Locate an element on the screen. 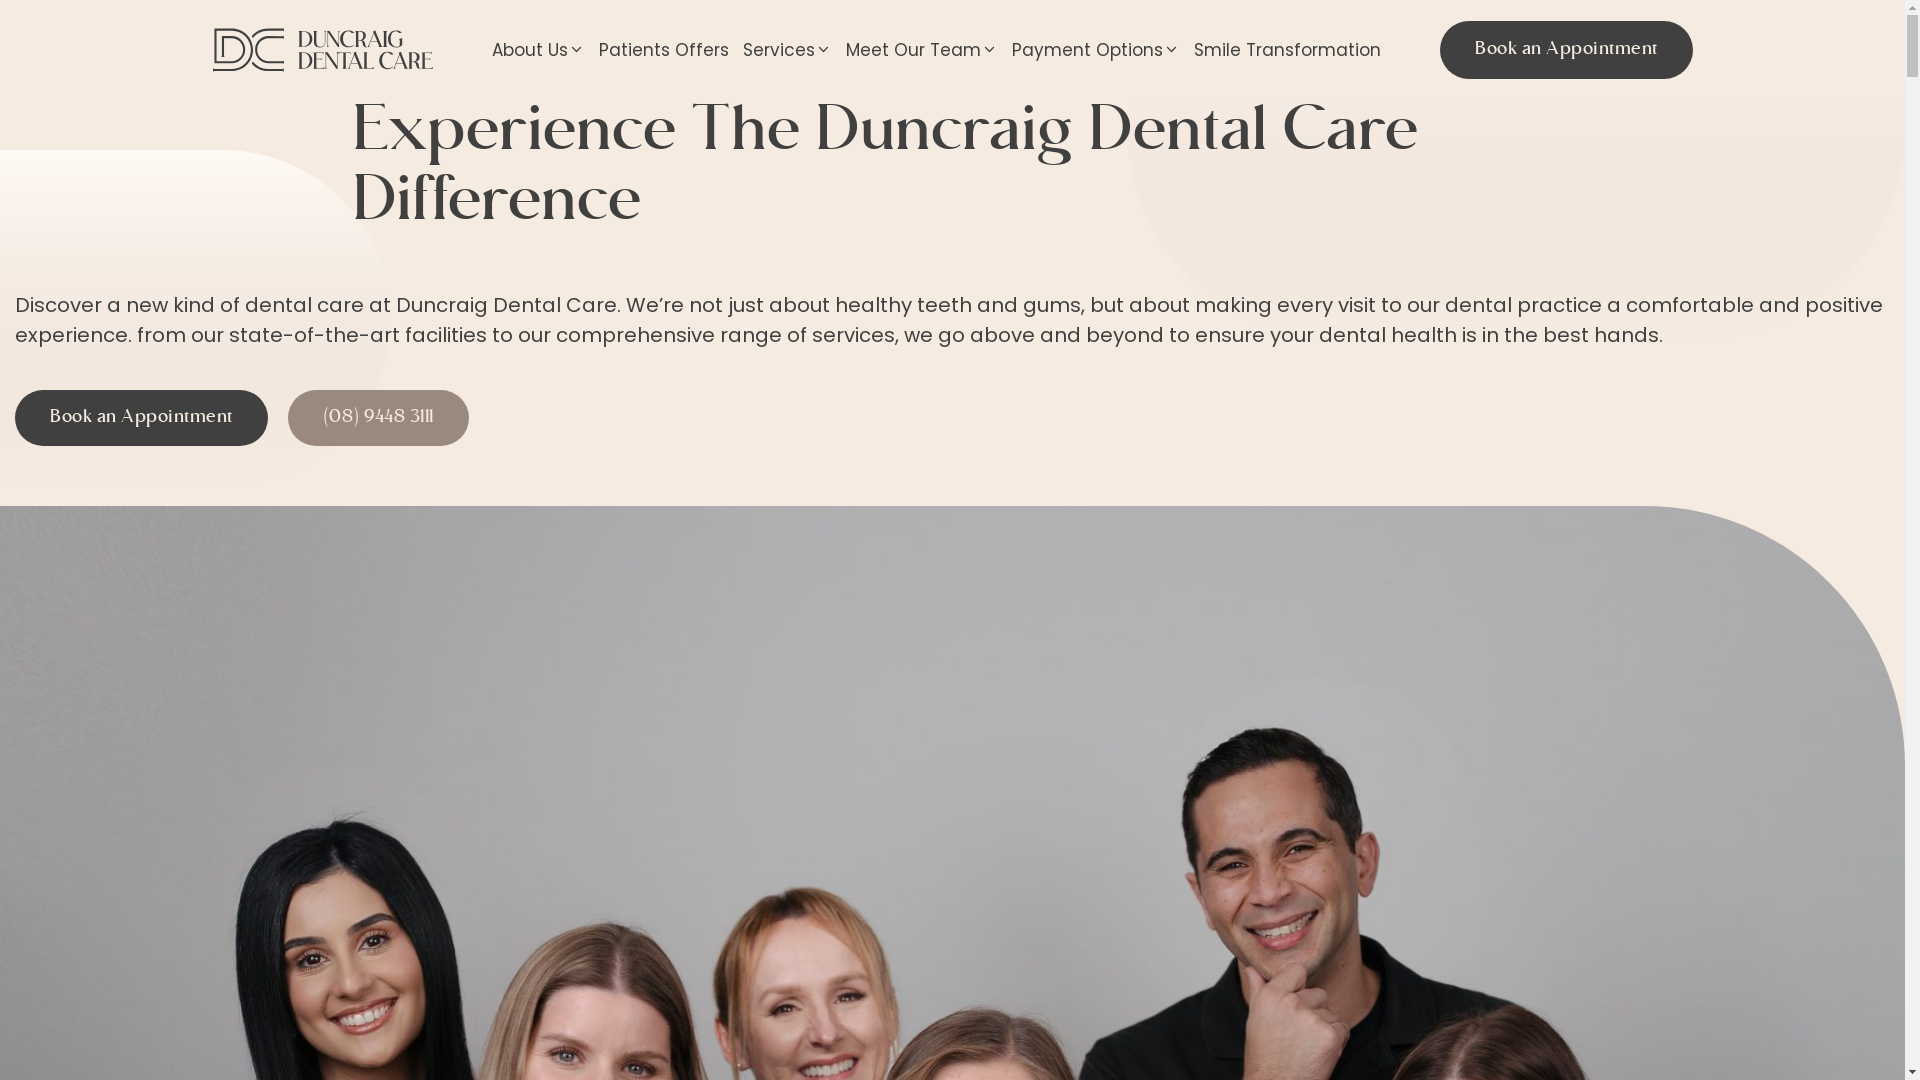  'Patients Offers' is located at coordinates (663, 49).